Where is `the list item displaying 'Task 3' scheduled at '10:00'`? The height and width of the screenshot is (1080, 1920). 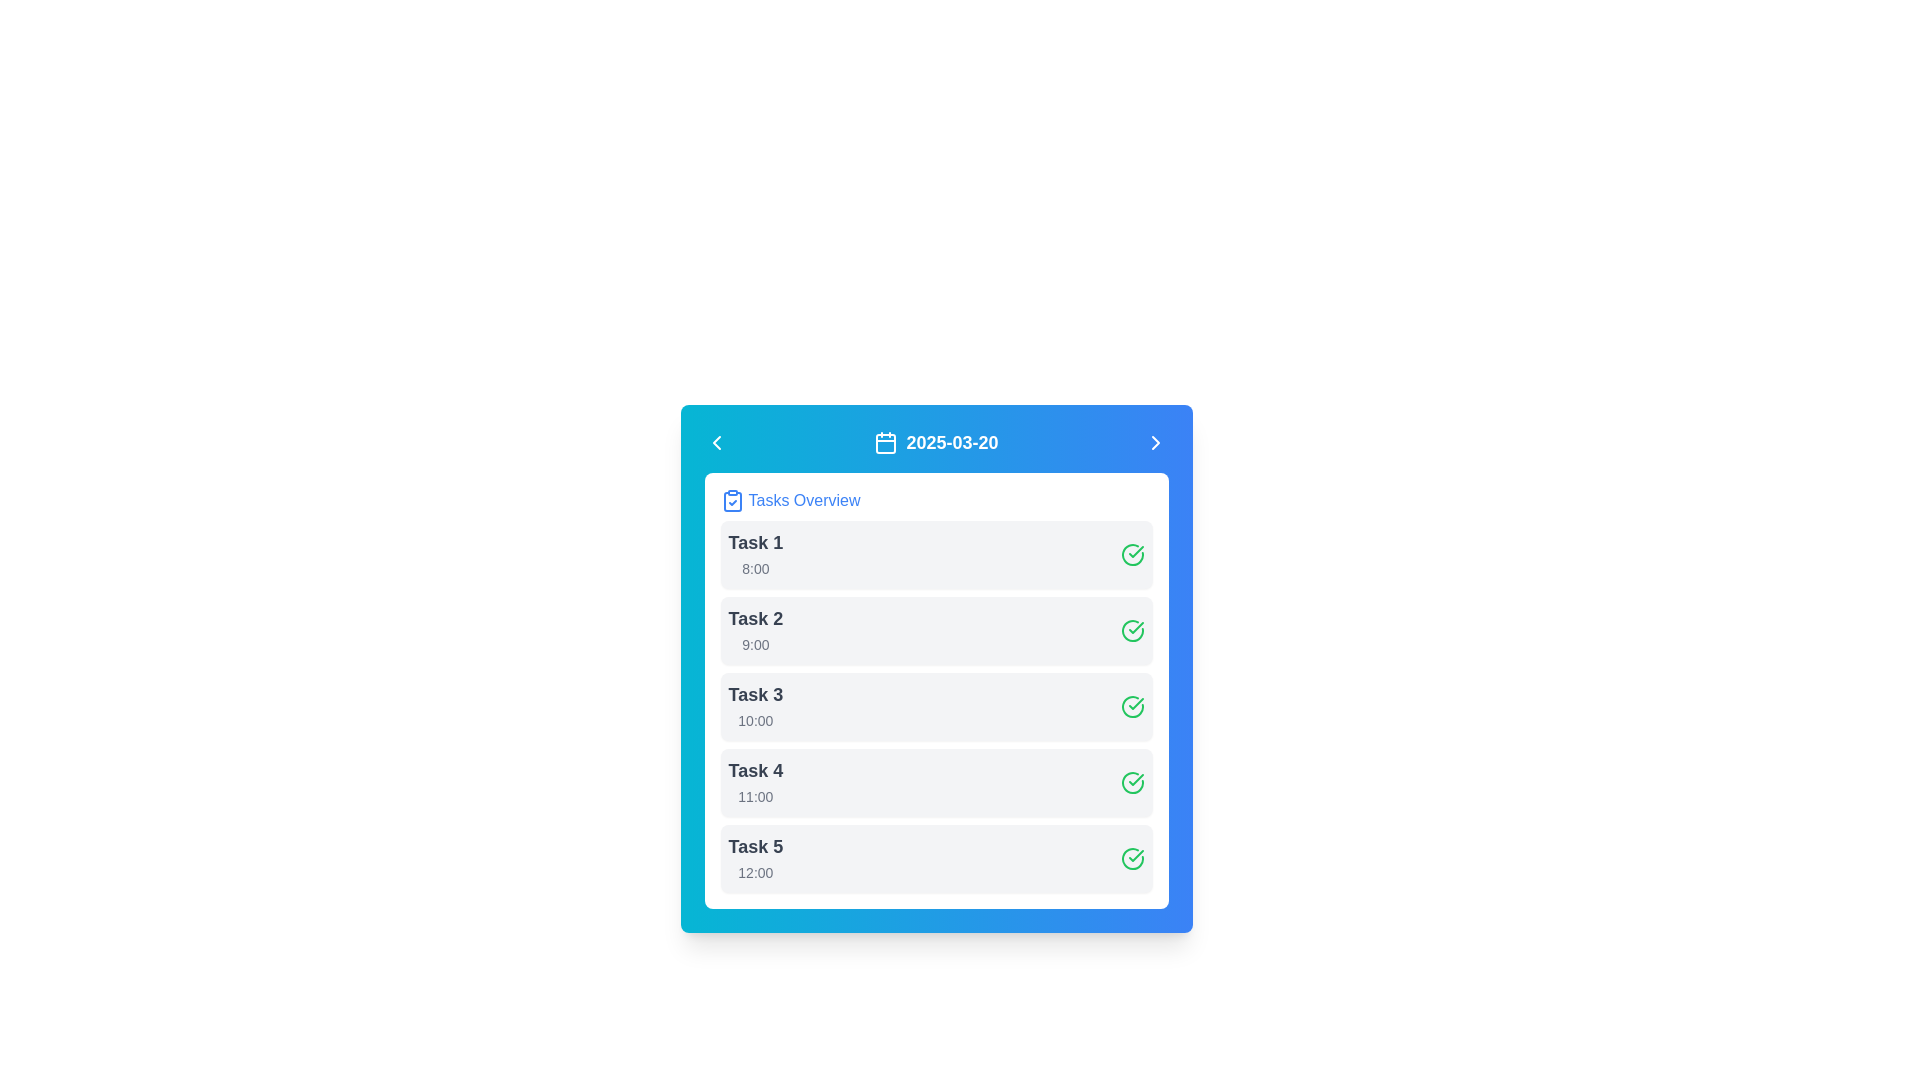
the list item displaying 'Task 3' scheduled at '10:00' is located at coordinates (935, 689).